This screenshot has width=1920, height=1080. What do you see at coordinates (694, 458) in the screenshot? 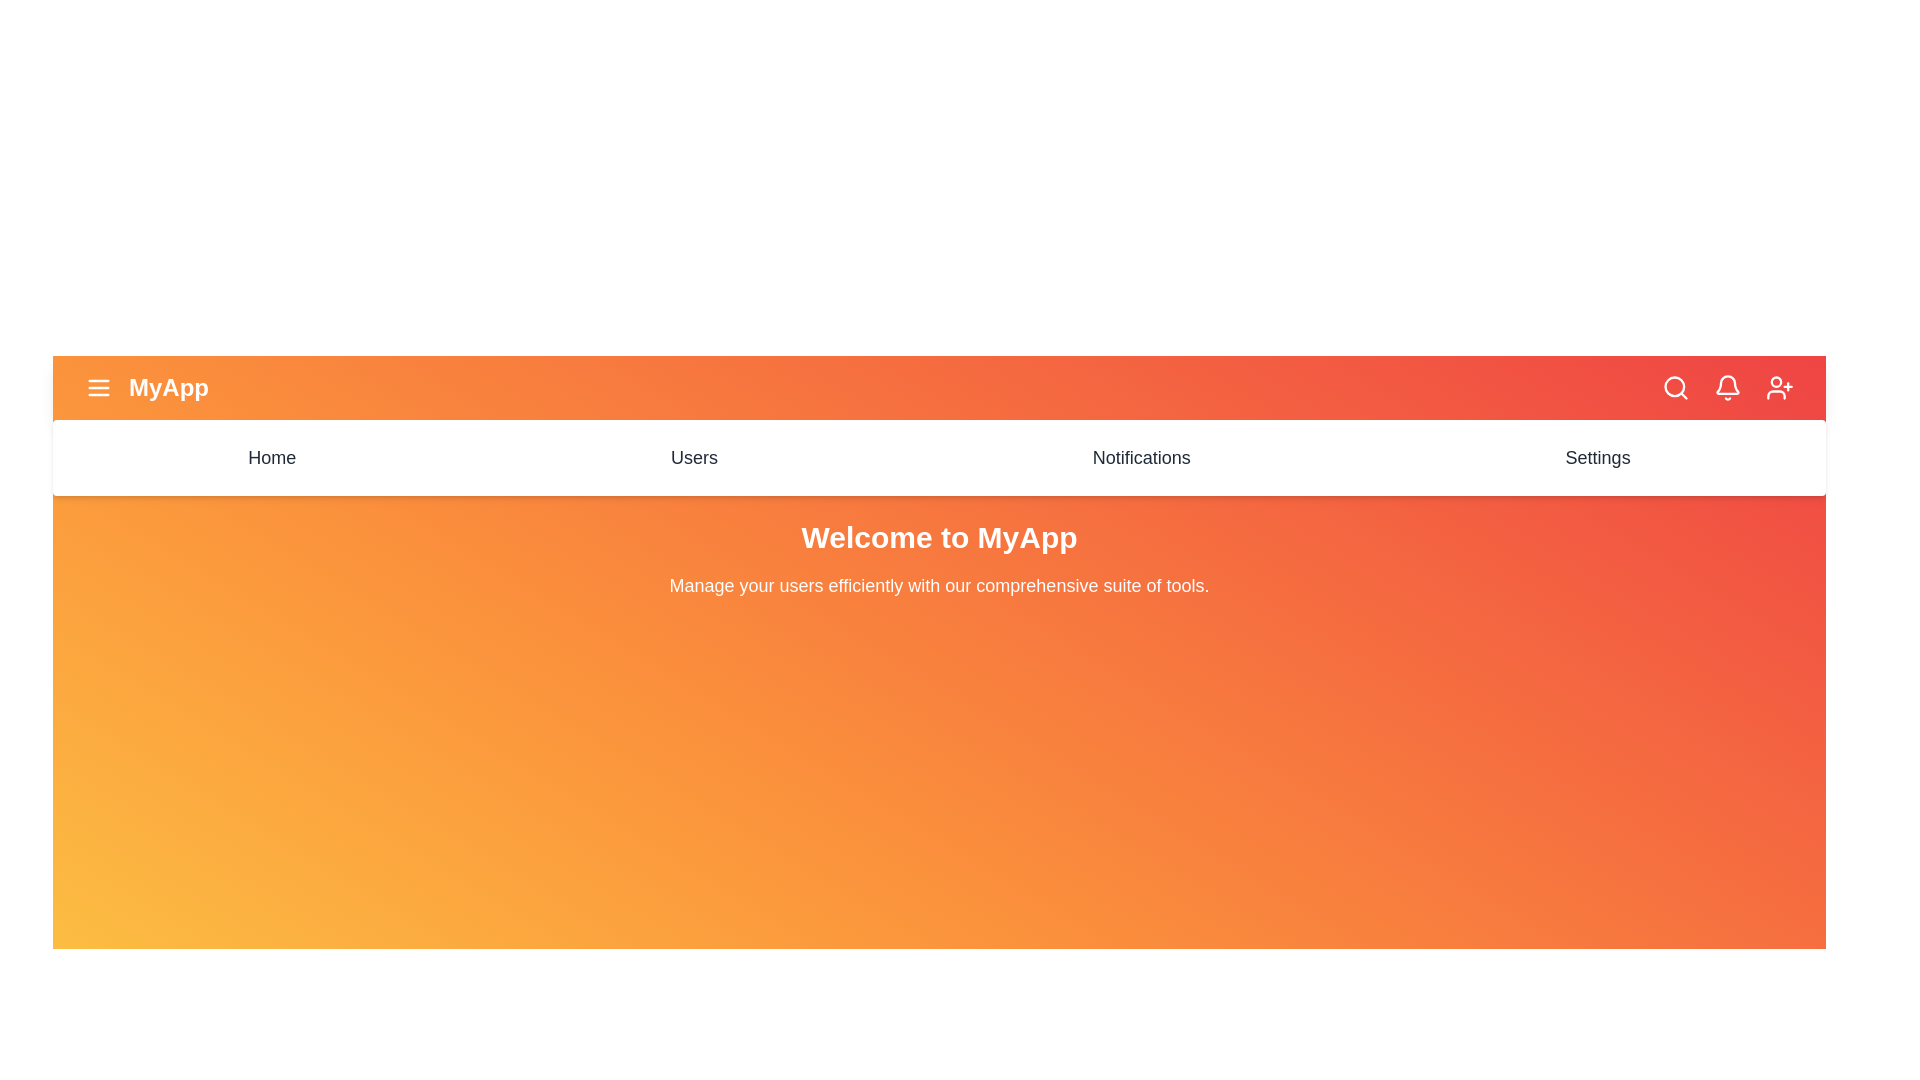
I see `the menu item Users` at bounding box center [694, 458].